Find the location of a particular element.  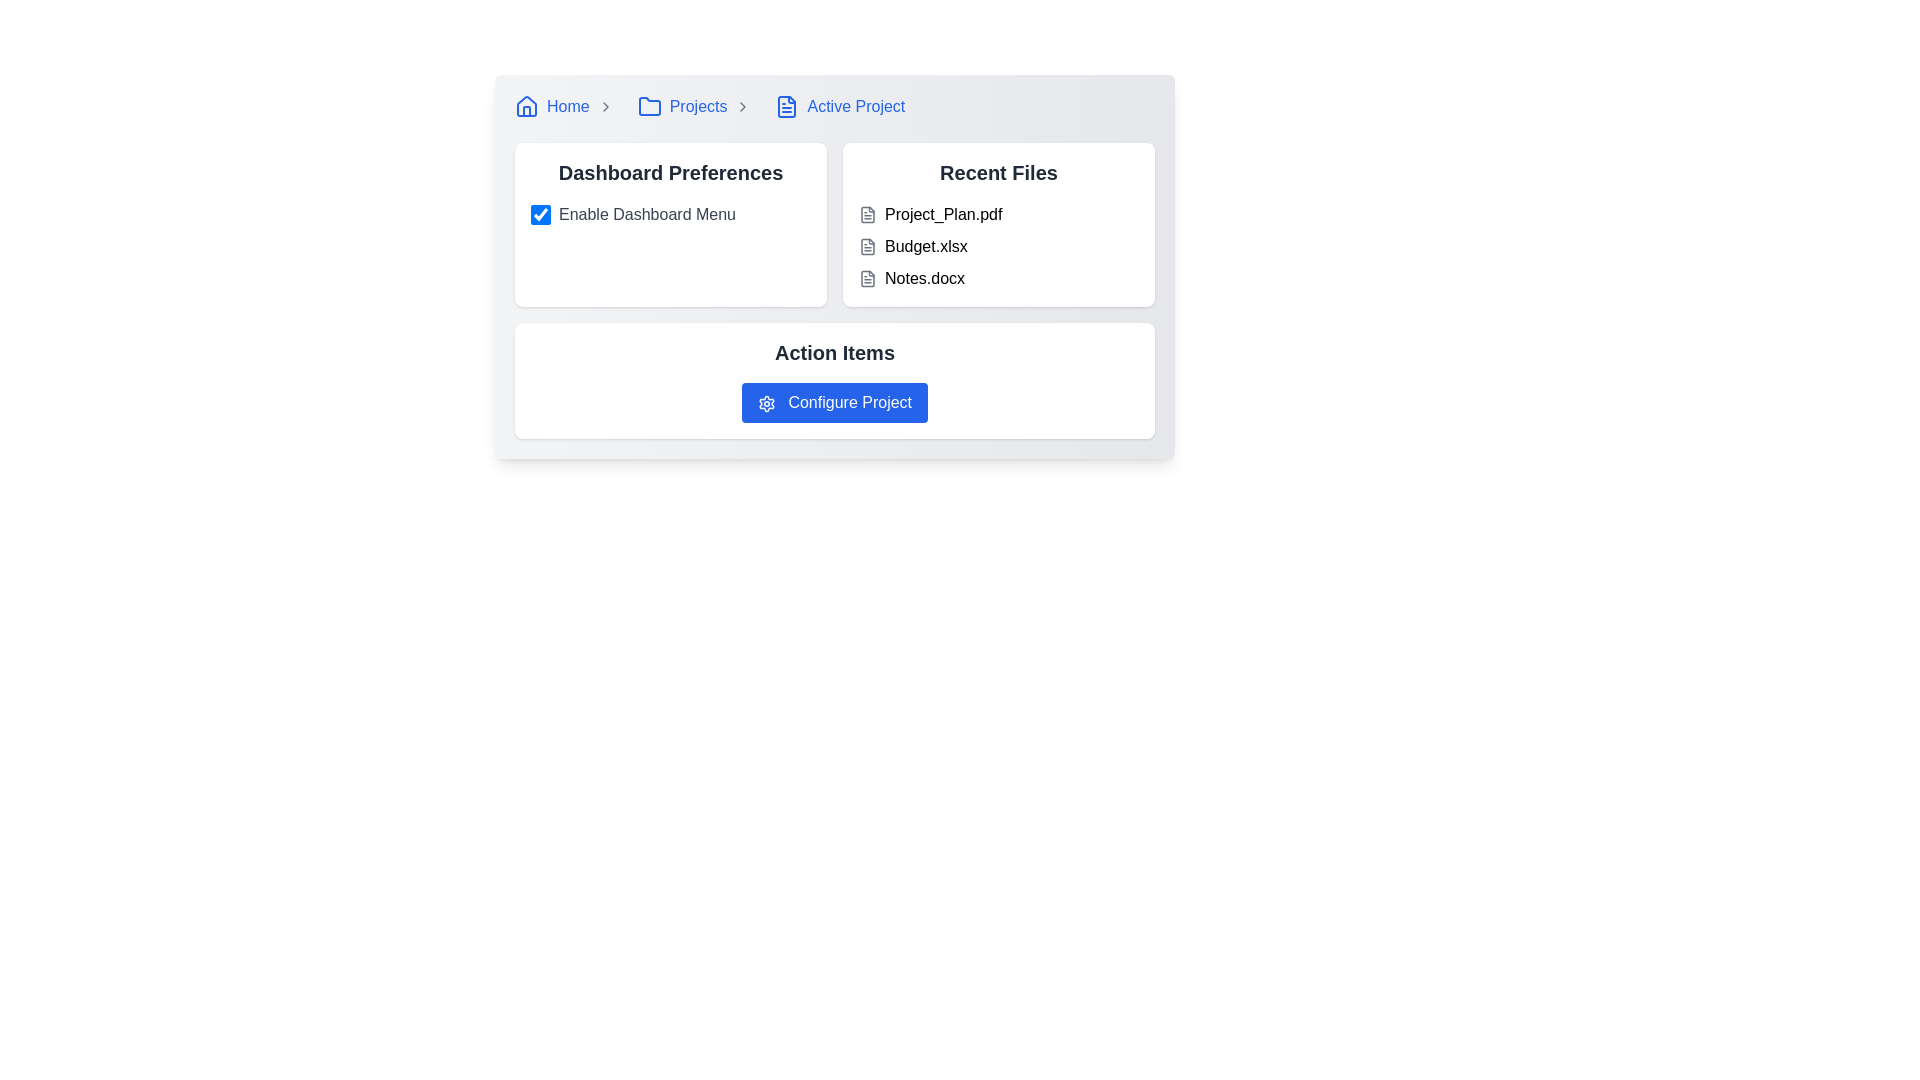

the 'Dashboard Preferences' header text, which is styled in bold and dark color, located within a white card-like area near the top of the interface is located at coordinates (671, 172).